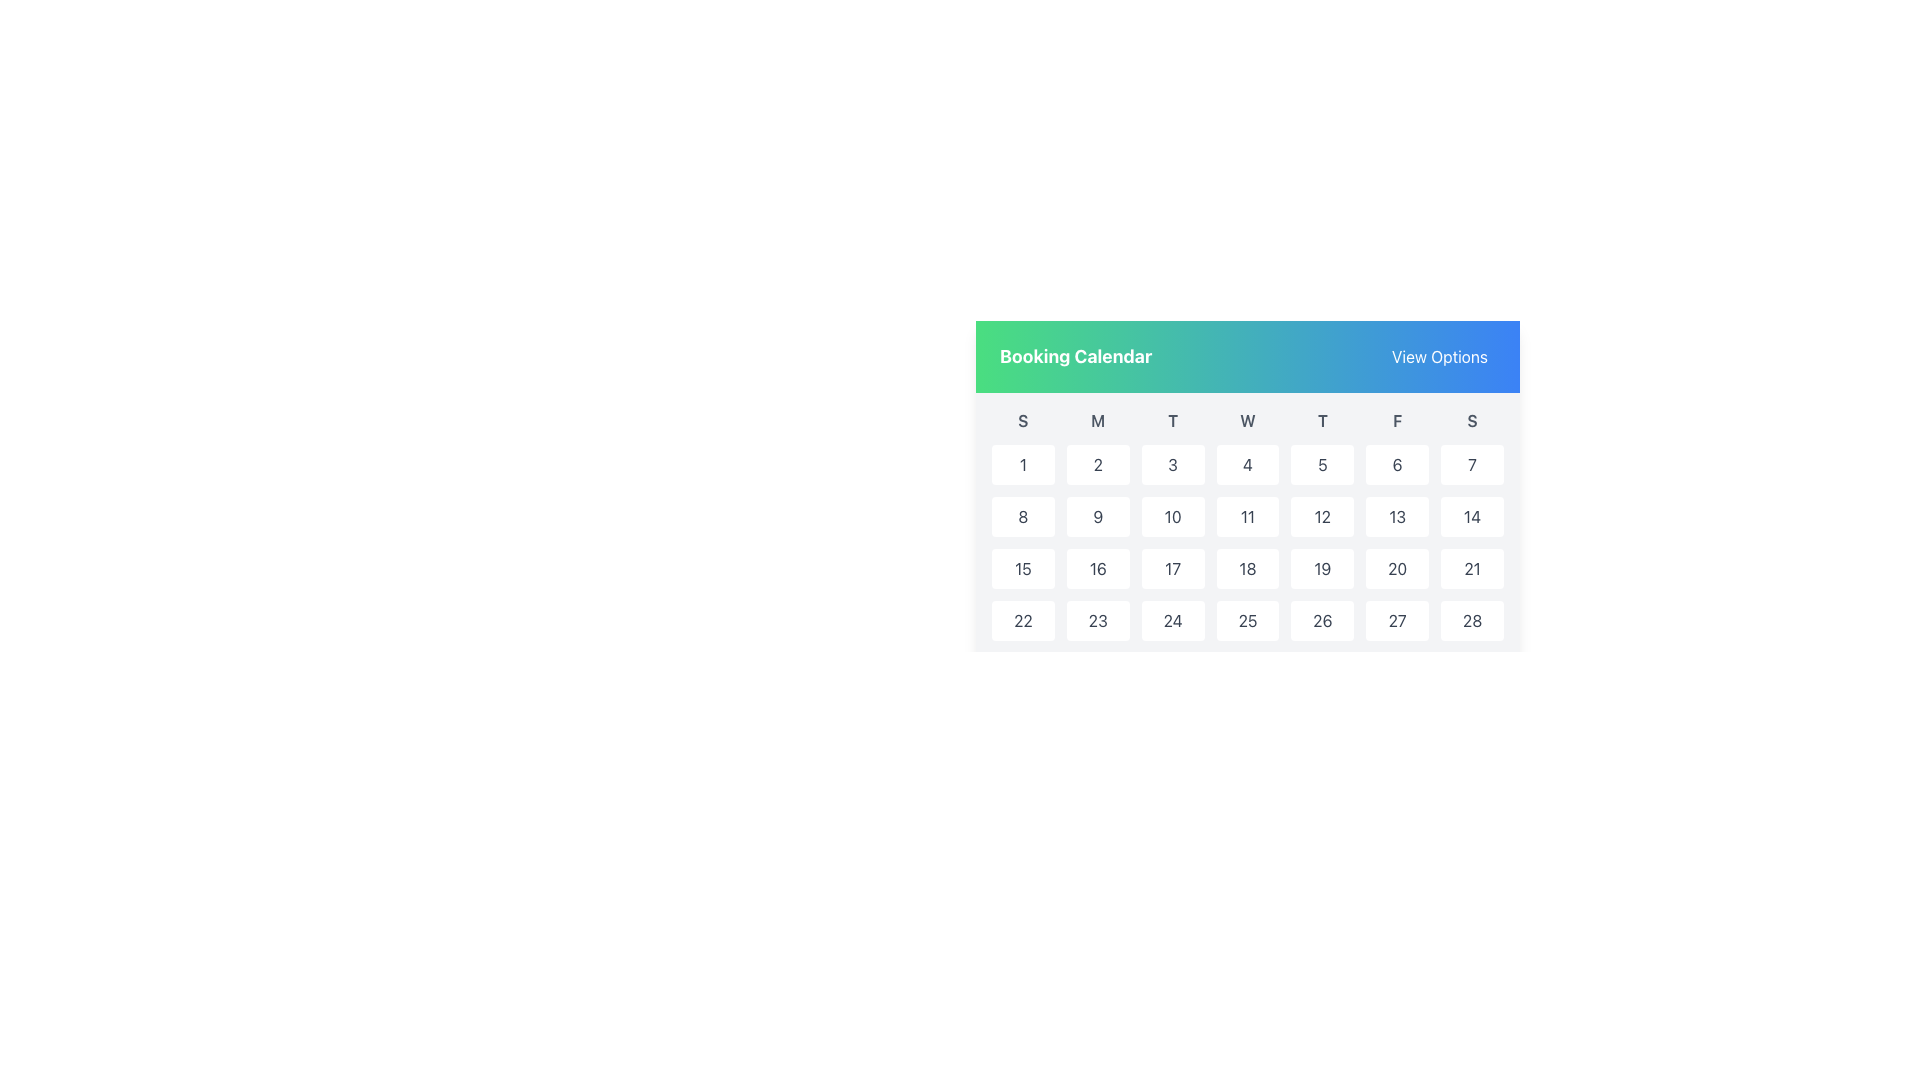  What do you see at coordinates (1472, 465) in the screenshot?
I see `the numeral '7' text label, which is bold, light gray, and located in the upper section of the calendar grid, specifically the seventh square in the first row under the 'S' column header` at bounding box center [1472, 465].